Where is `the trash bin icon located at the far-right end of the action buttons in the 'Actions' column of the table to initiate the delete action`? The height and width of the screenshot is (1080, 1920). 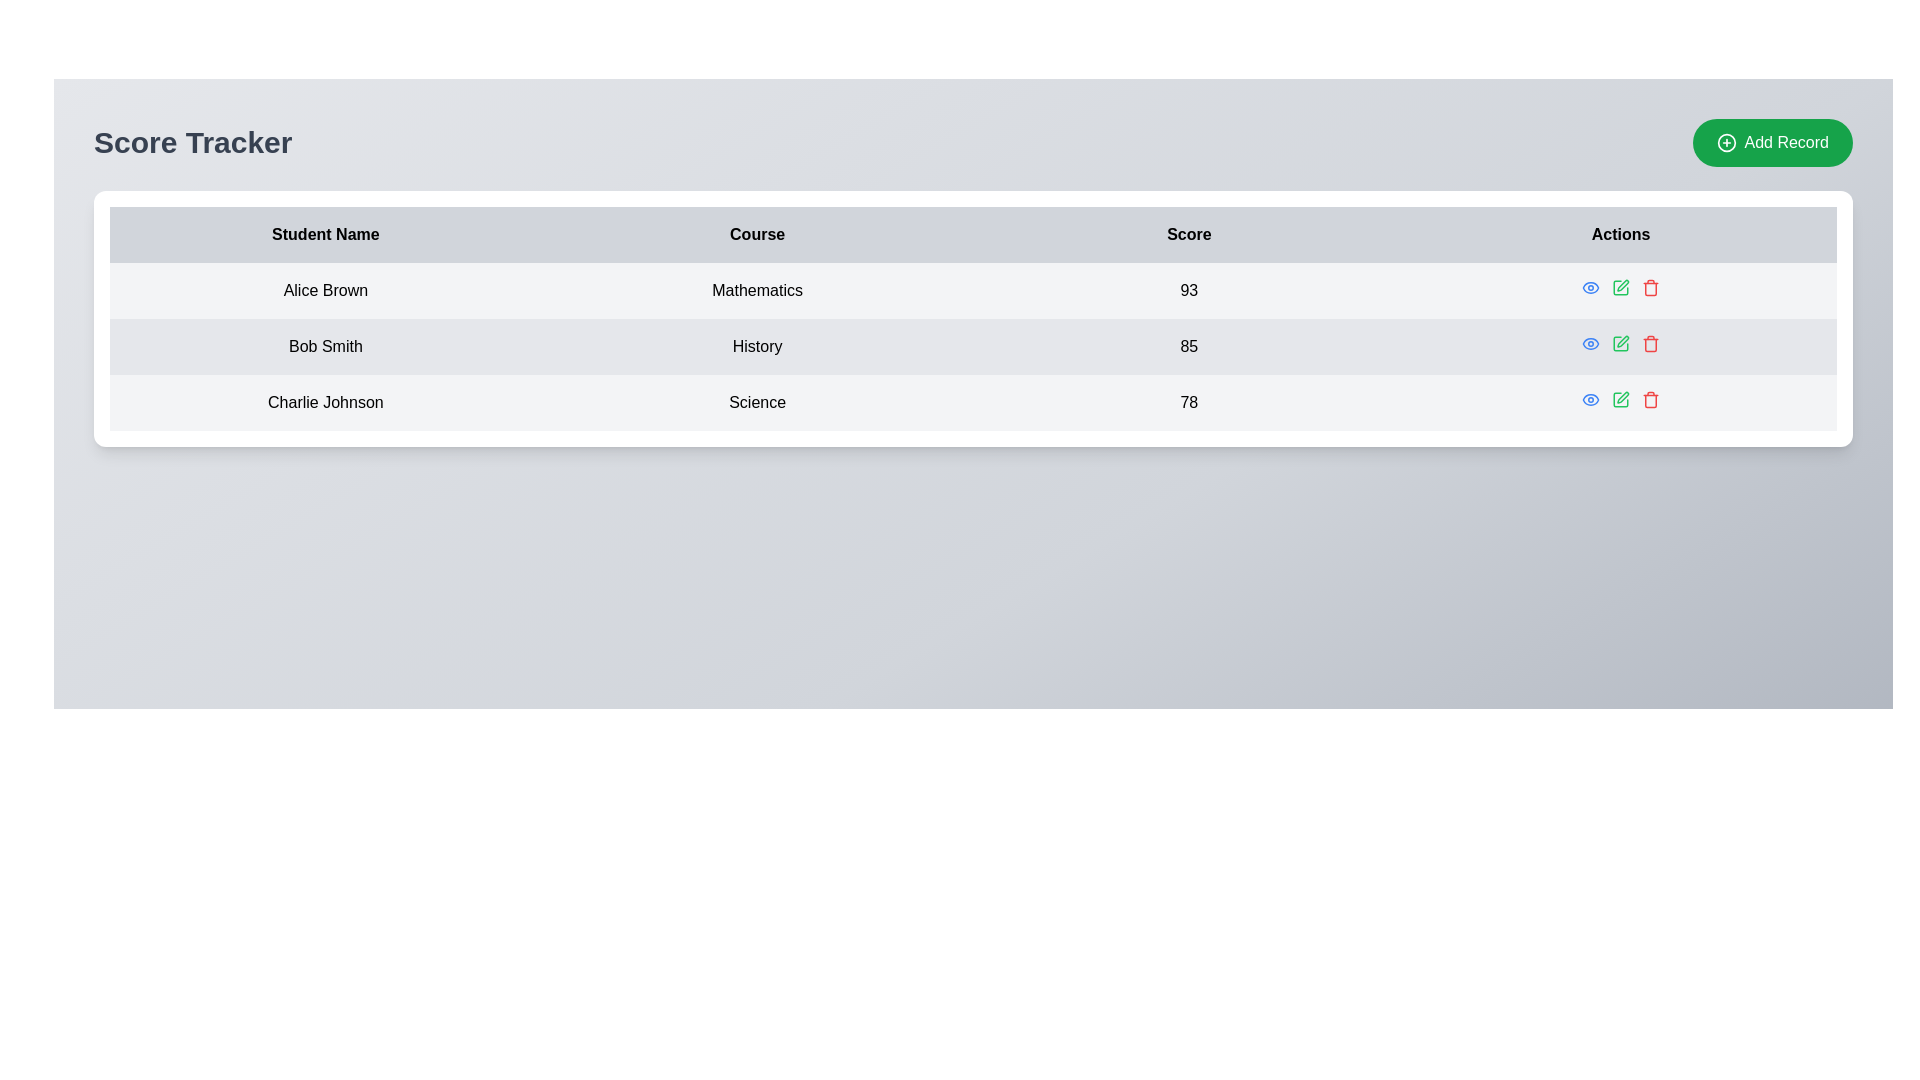
the trash bin icon located at the far-right end of the action buttons in the 'Actions' column of the table to initiate the delete action is located at coordinates (1651, 288).